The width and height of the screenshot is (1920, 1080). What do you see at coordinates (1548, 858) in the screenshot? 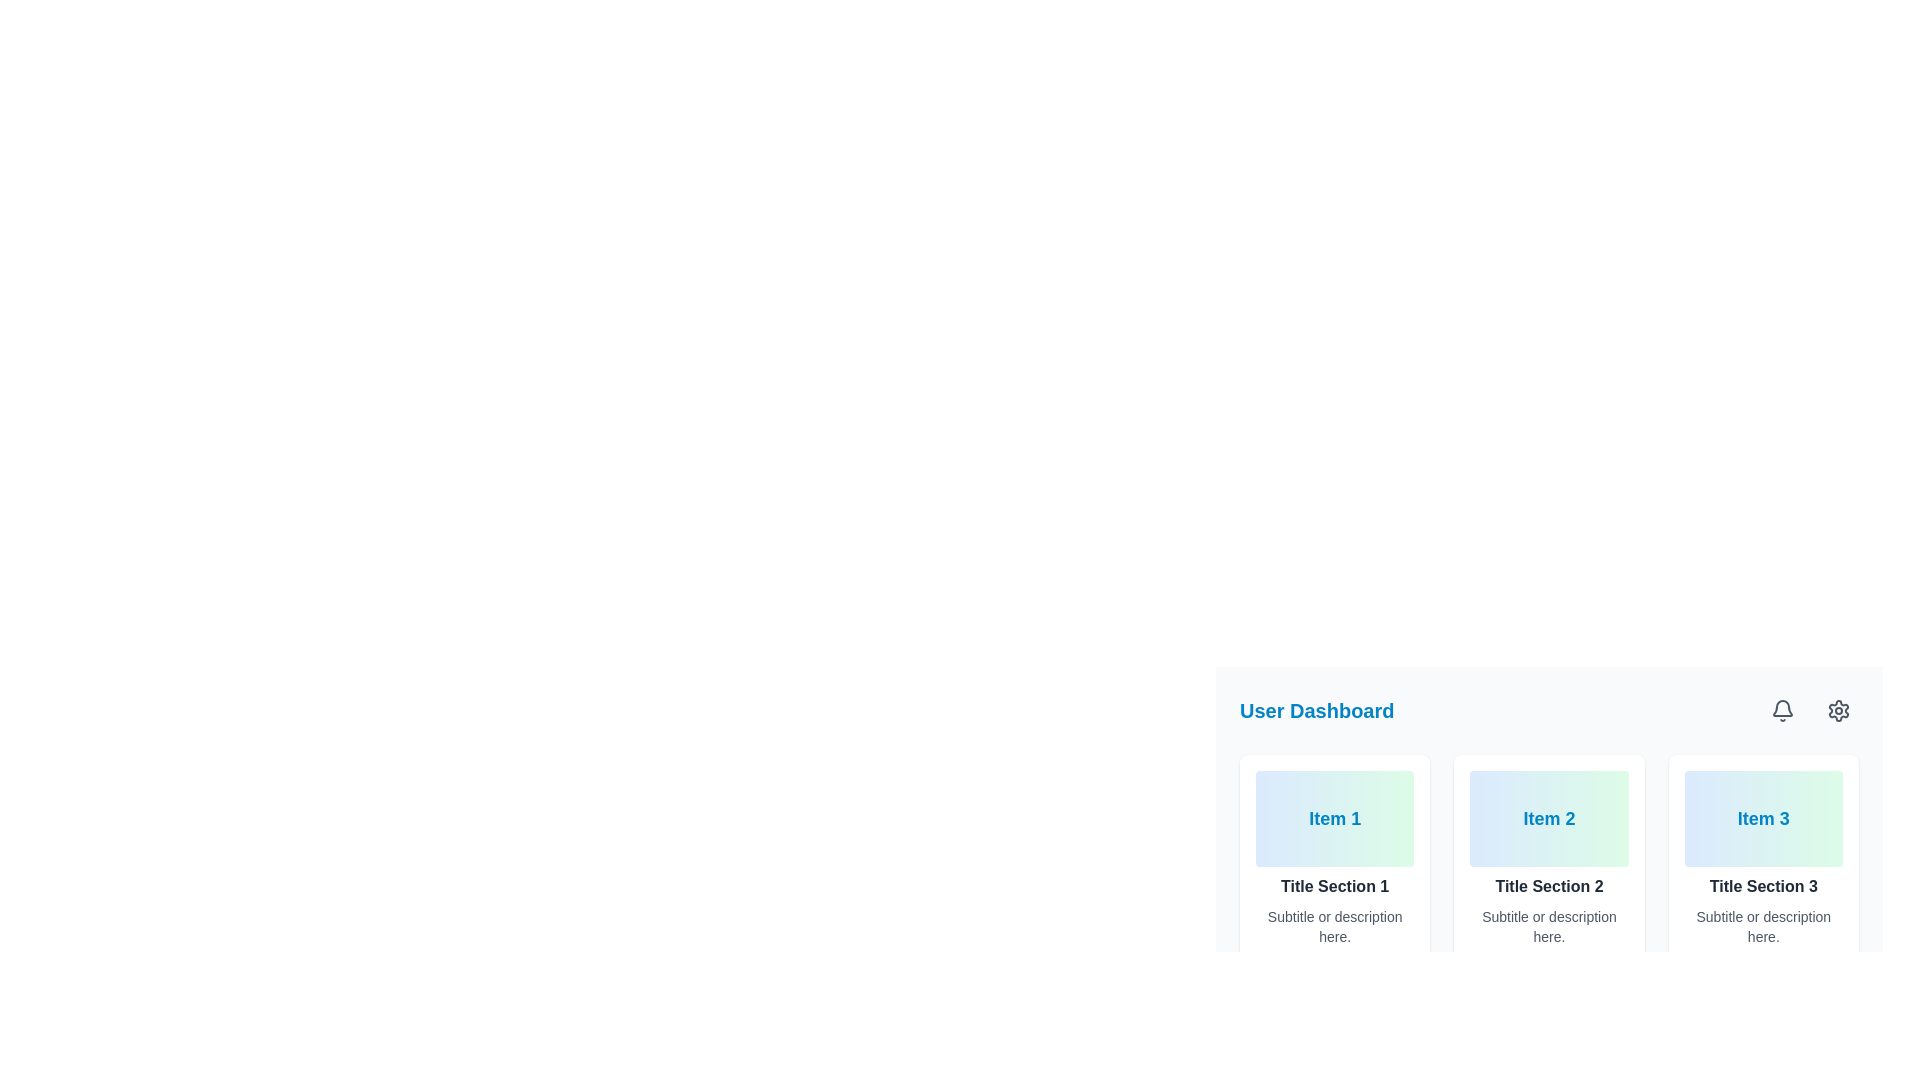
I see `the title and description of the second card in the grid layout, which is positioned to the right of the card labeled 'Item 1' and to the left of the card labeled 'Item 3'` at bounding box center [1548, 858].